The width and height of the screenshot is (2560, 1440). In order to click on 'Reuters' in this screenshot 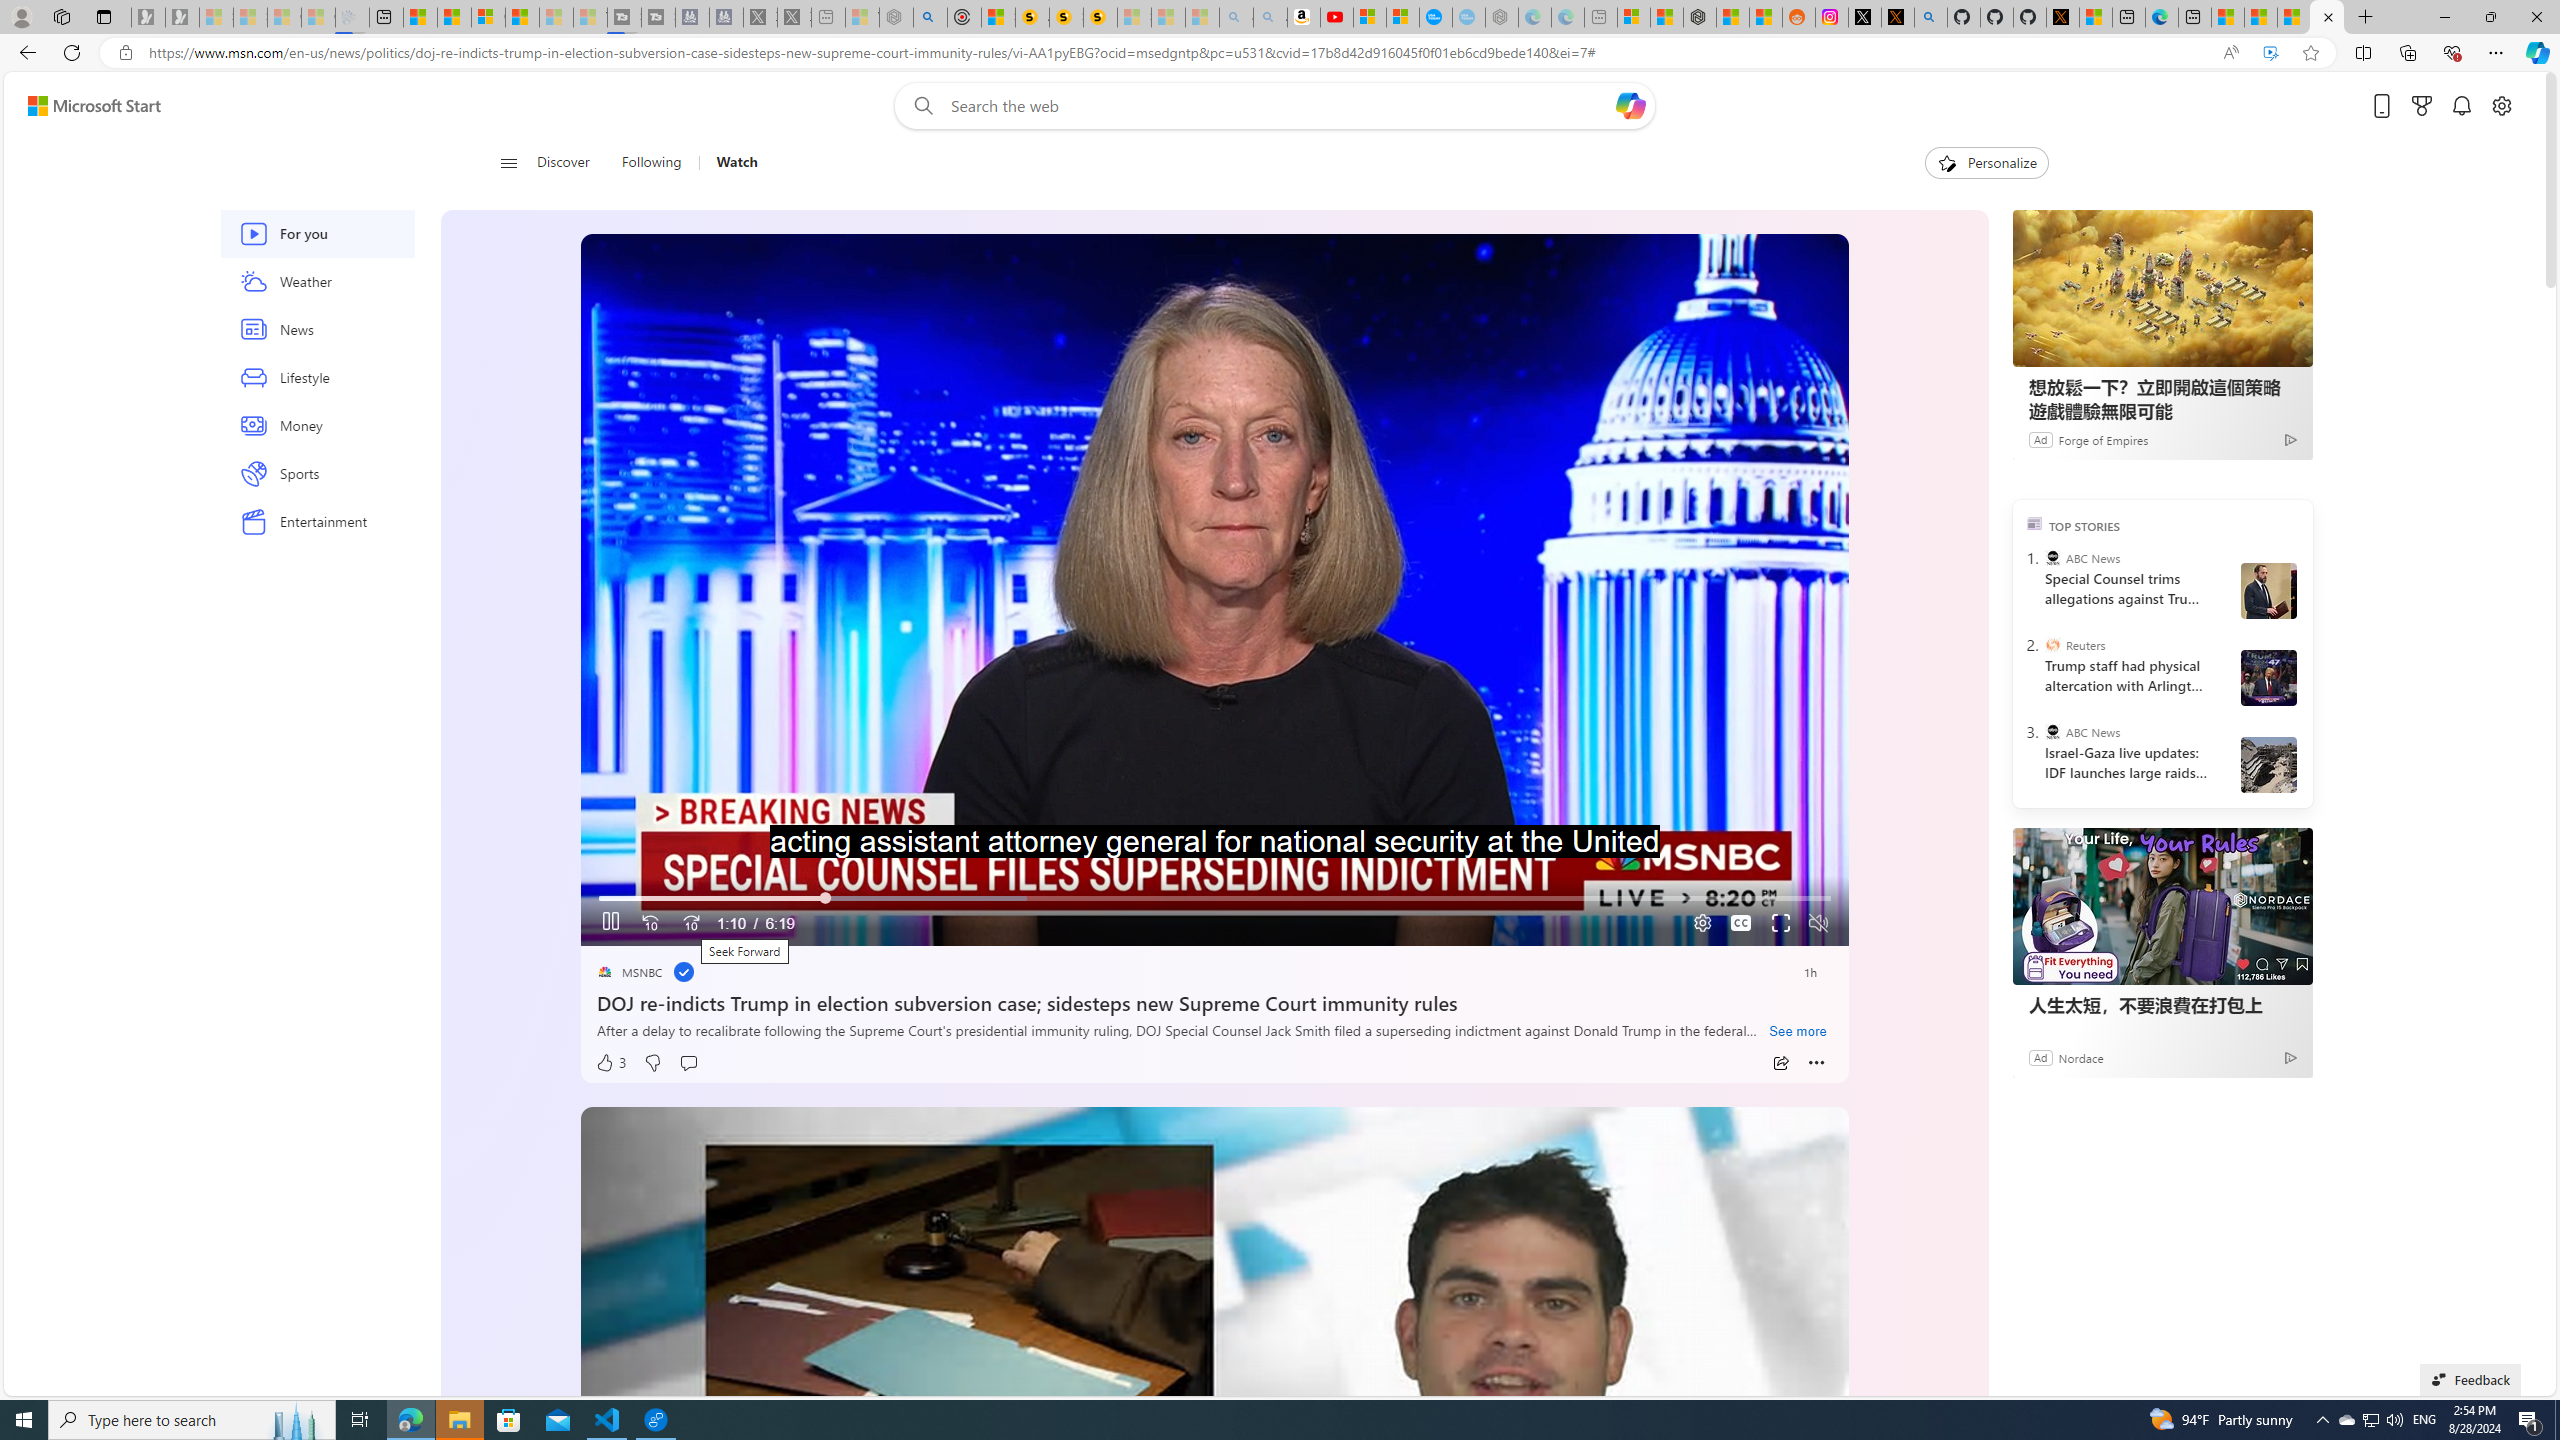, I will do `click(2053, 643)`.